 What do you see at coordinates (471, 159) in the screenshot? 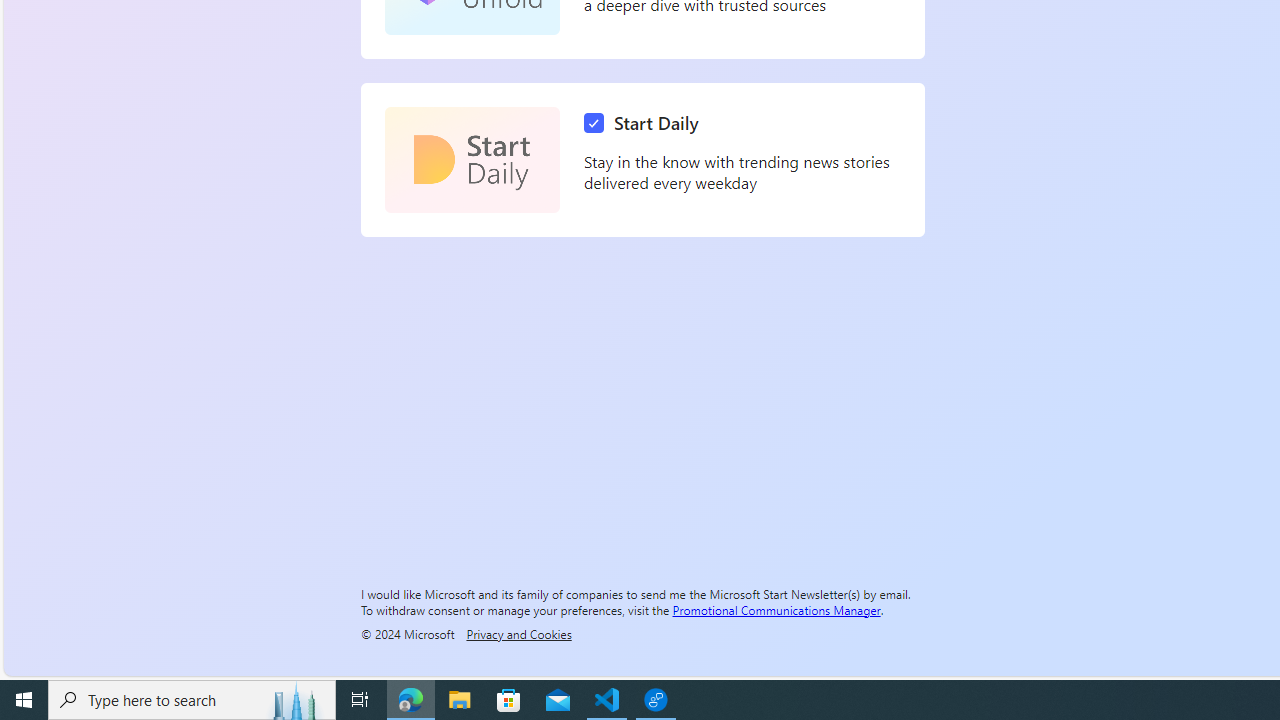
I see `'Start Daily'` at bounding box center [471, 159].